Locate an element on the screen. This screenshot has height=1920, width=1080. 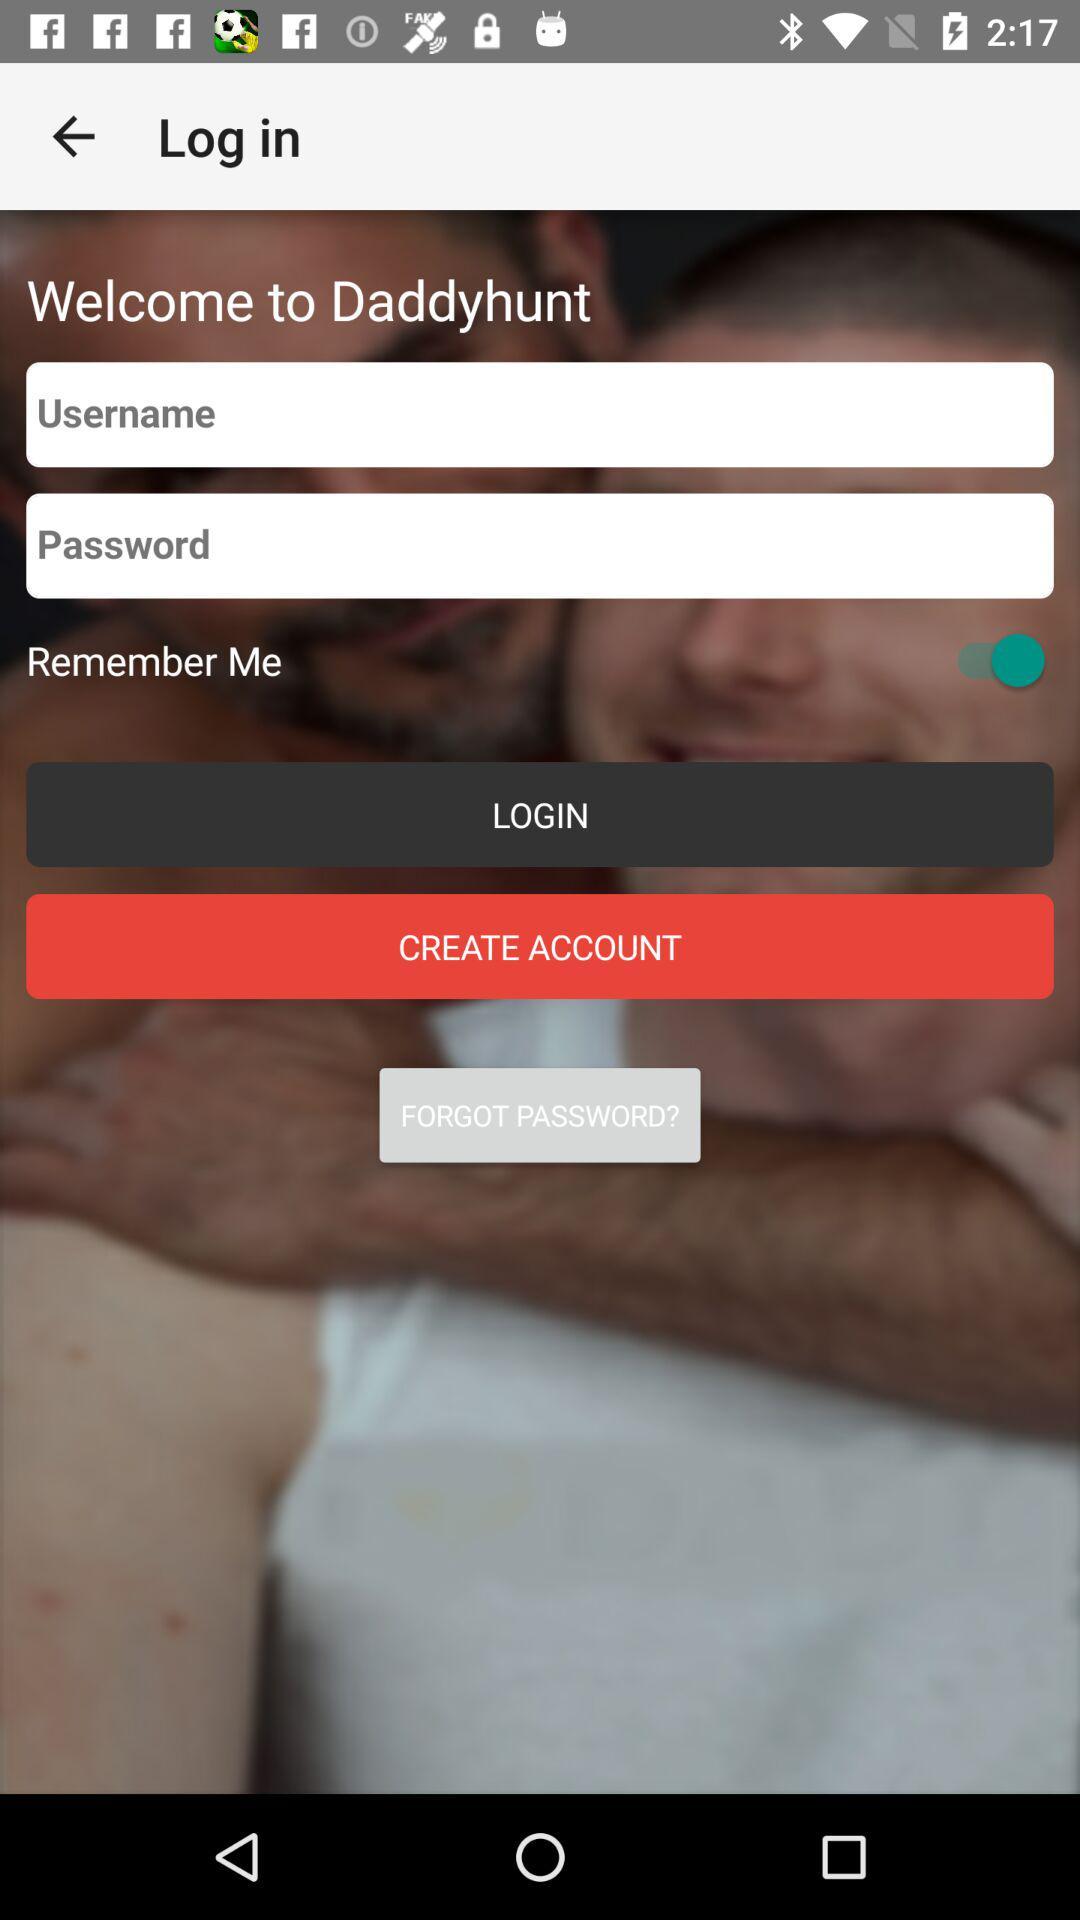
the login icon is located at coordinates (540, 814).